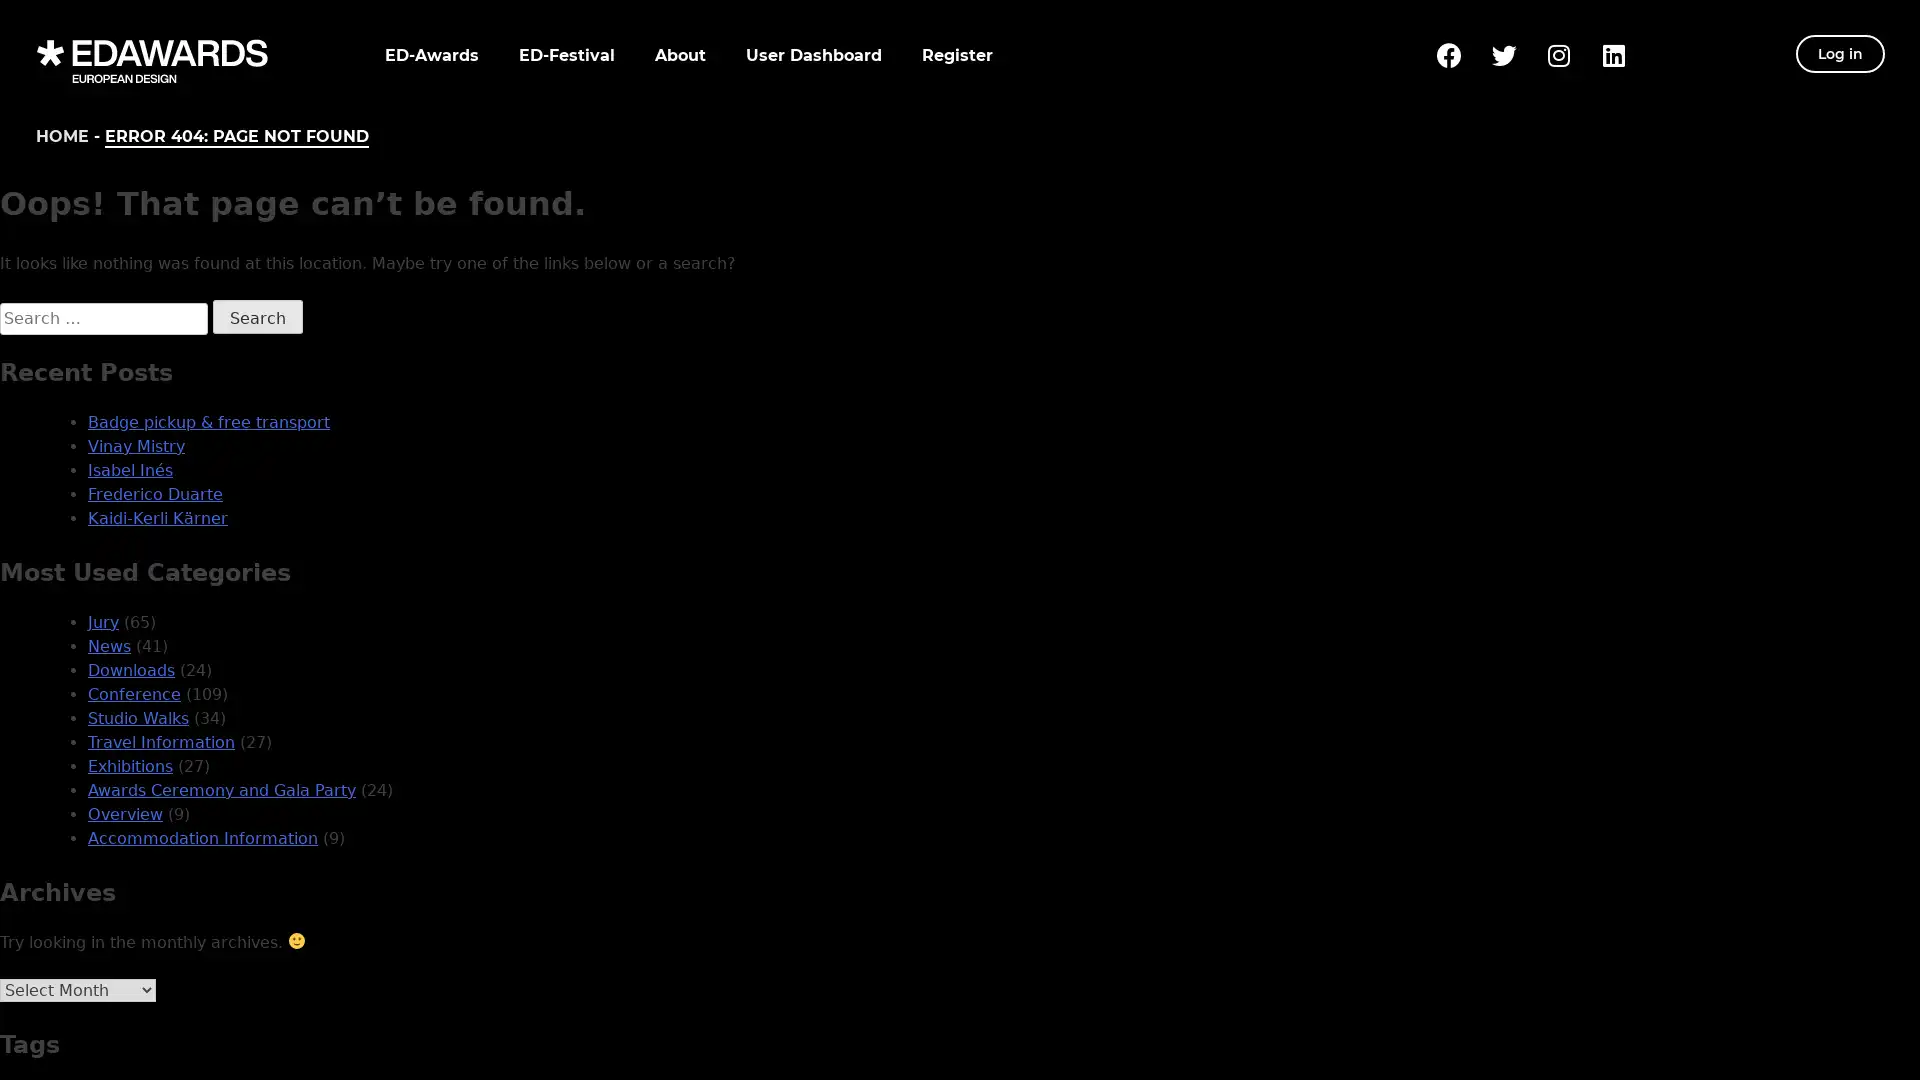 This screenshot has width=1920, height=1080. What do you see at coordinates (257, 315) in the screenshot?
I see `Search` at bounding box center [257, 315].